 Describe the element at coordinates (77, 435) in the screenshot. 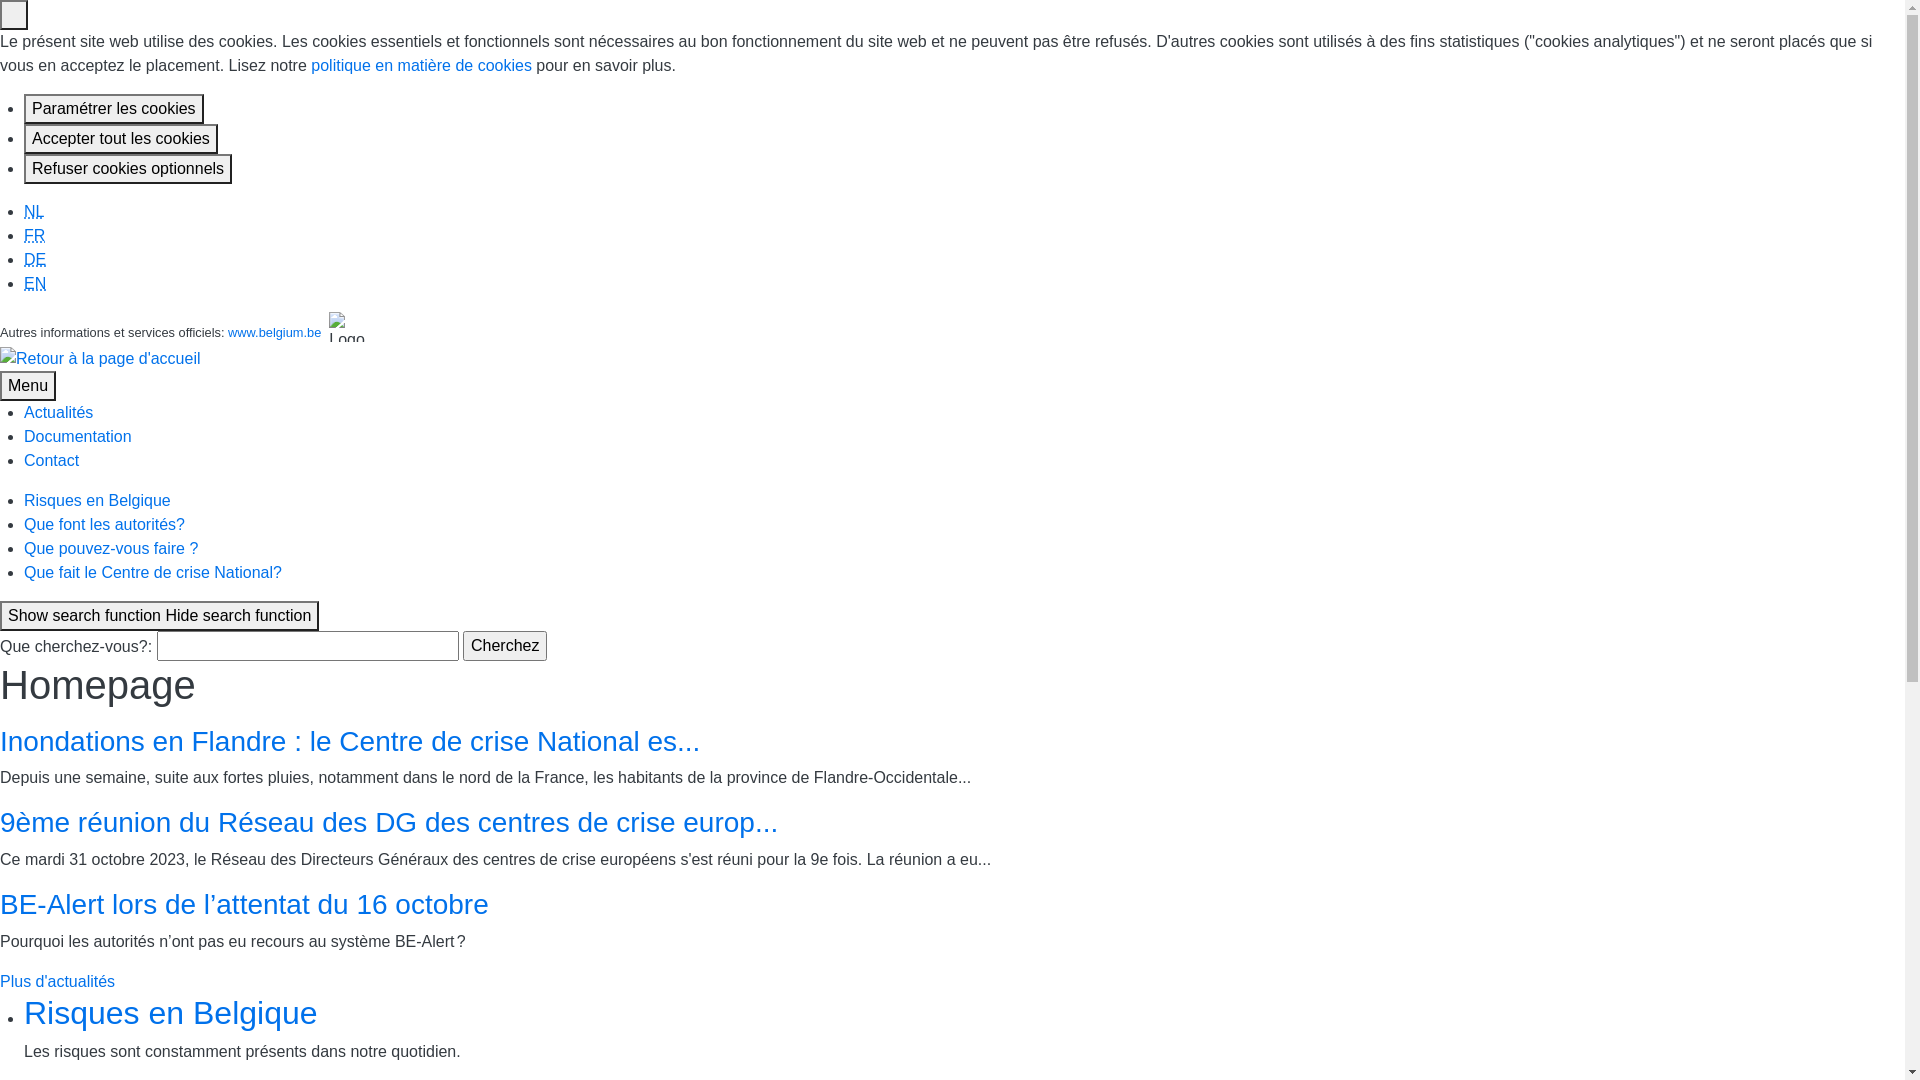

I see `'Documentation'` at that location.